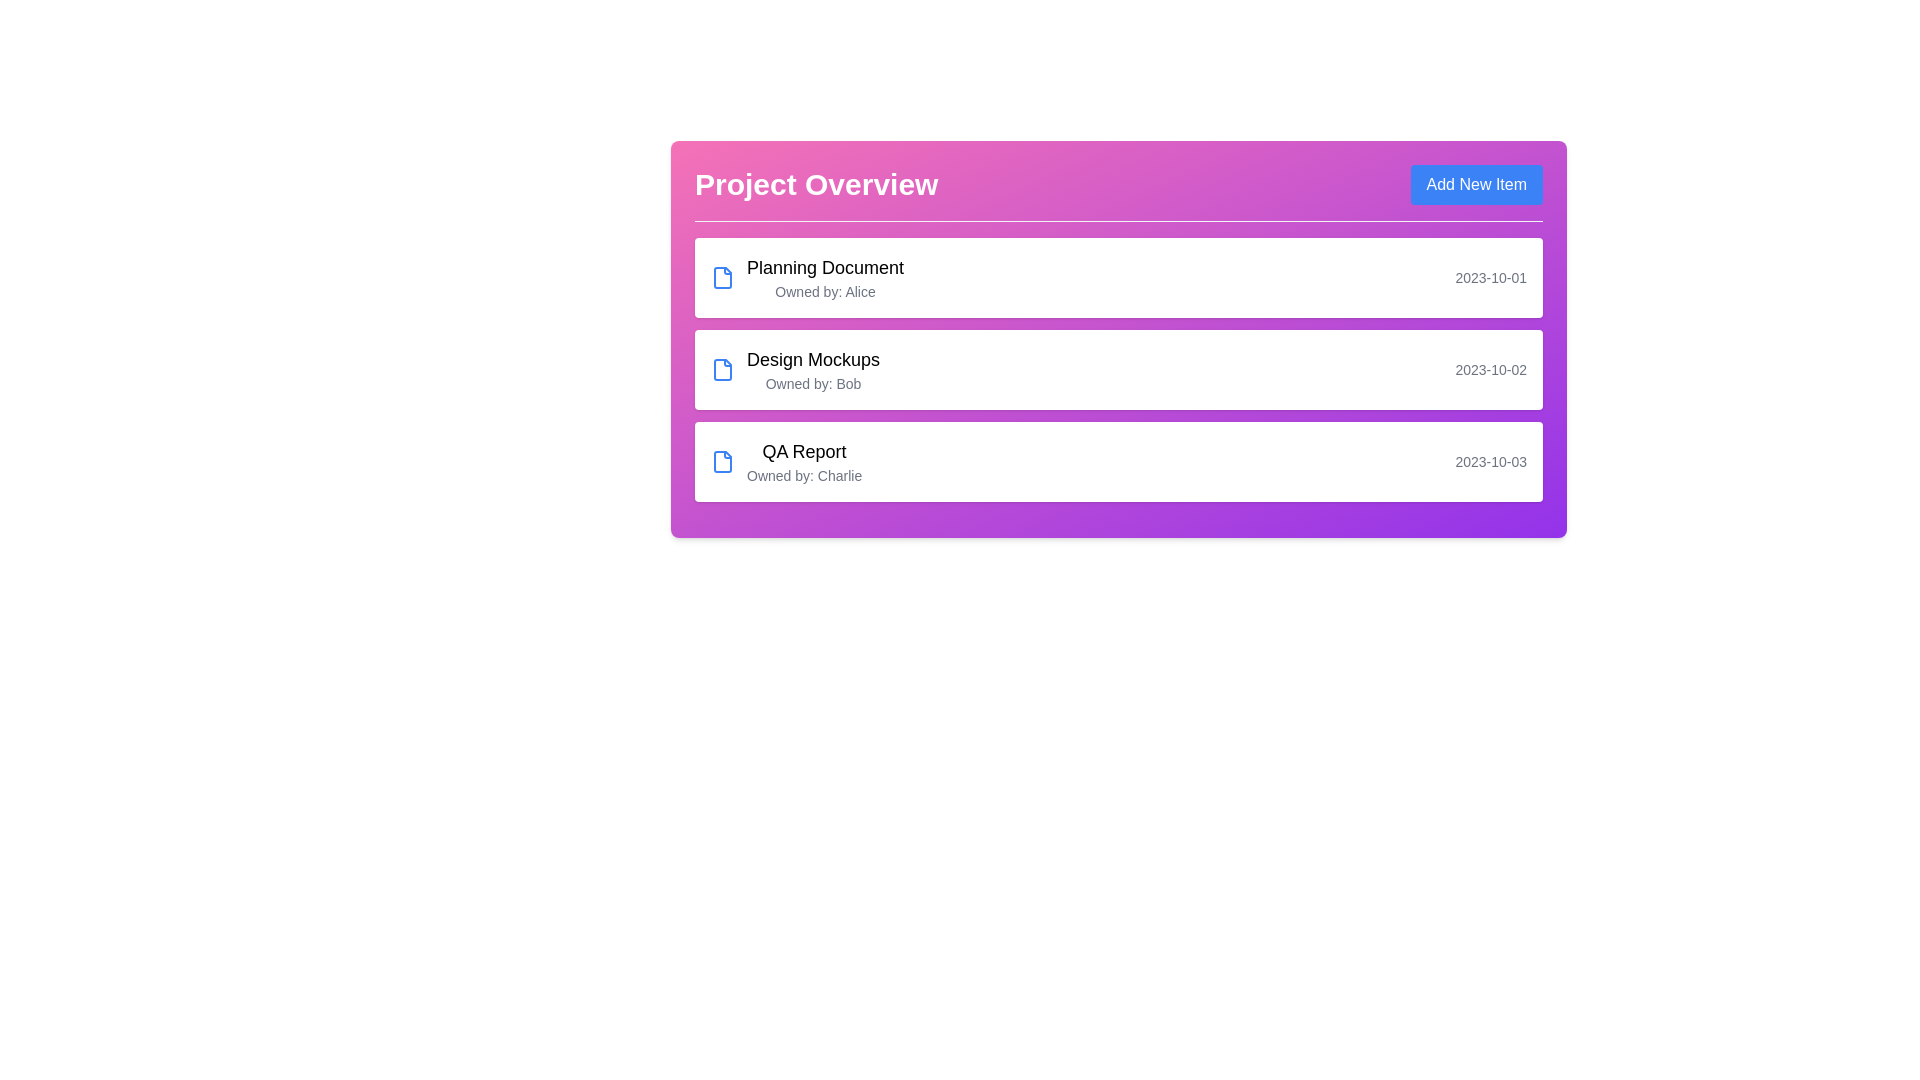  Describe the element at coordinates (807, 277) in the screenshot. I see `the first list item displaying a document icon and the text 'Planning Document'` at that location.